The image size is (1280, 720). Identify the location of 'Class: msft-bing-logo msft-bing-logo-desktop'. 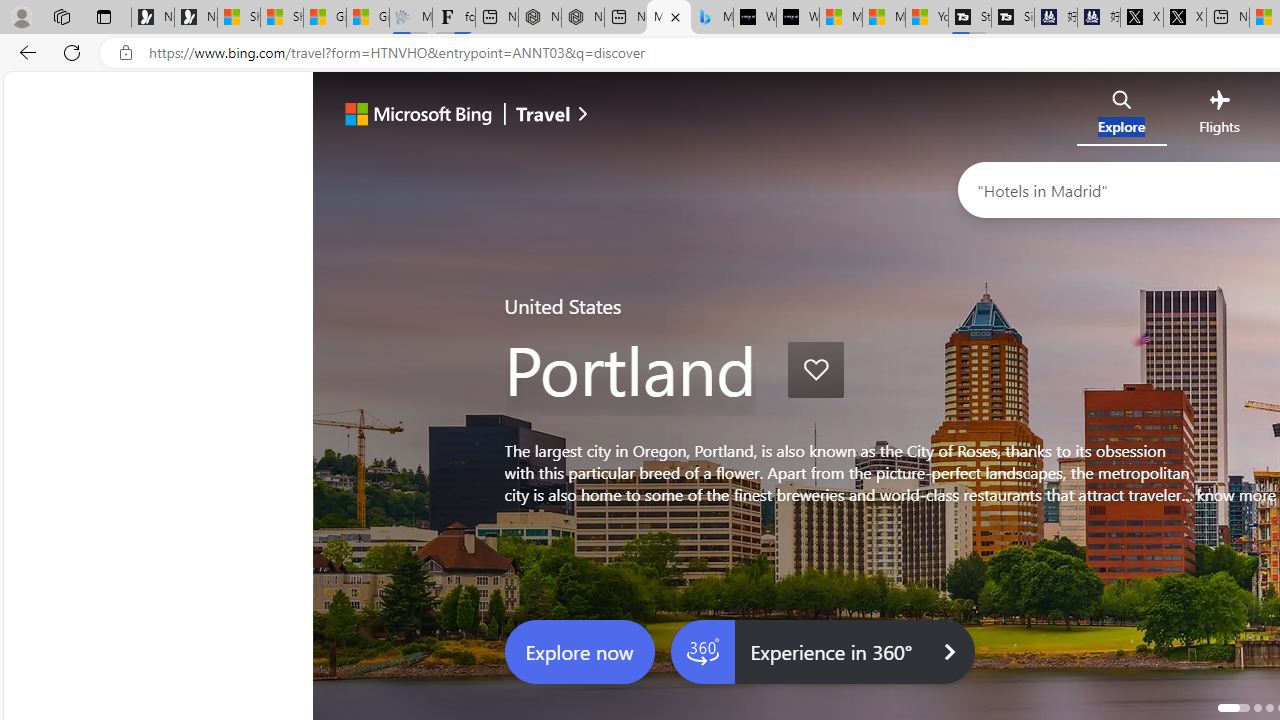
(412, 114).